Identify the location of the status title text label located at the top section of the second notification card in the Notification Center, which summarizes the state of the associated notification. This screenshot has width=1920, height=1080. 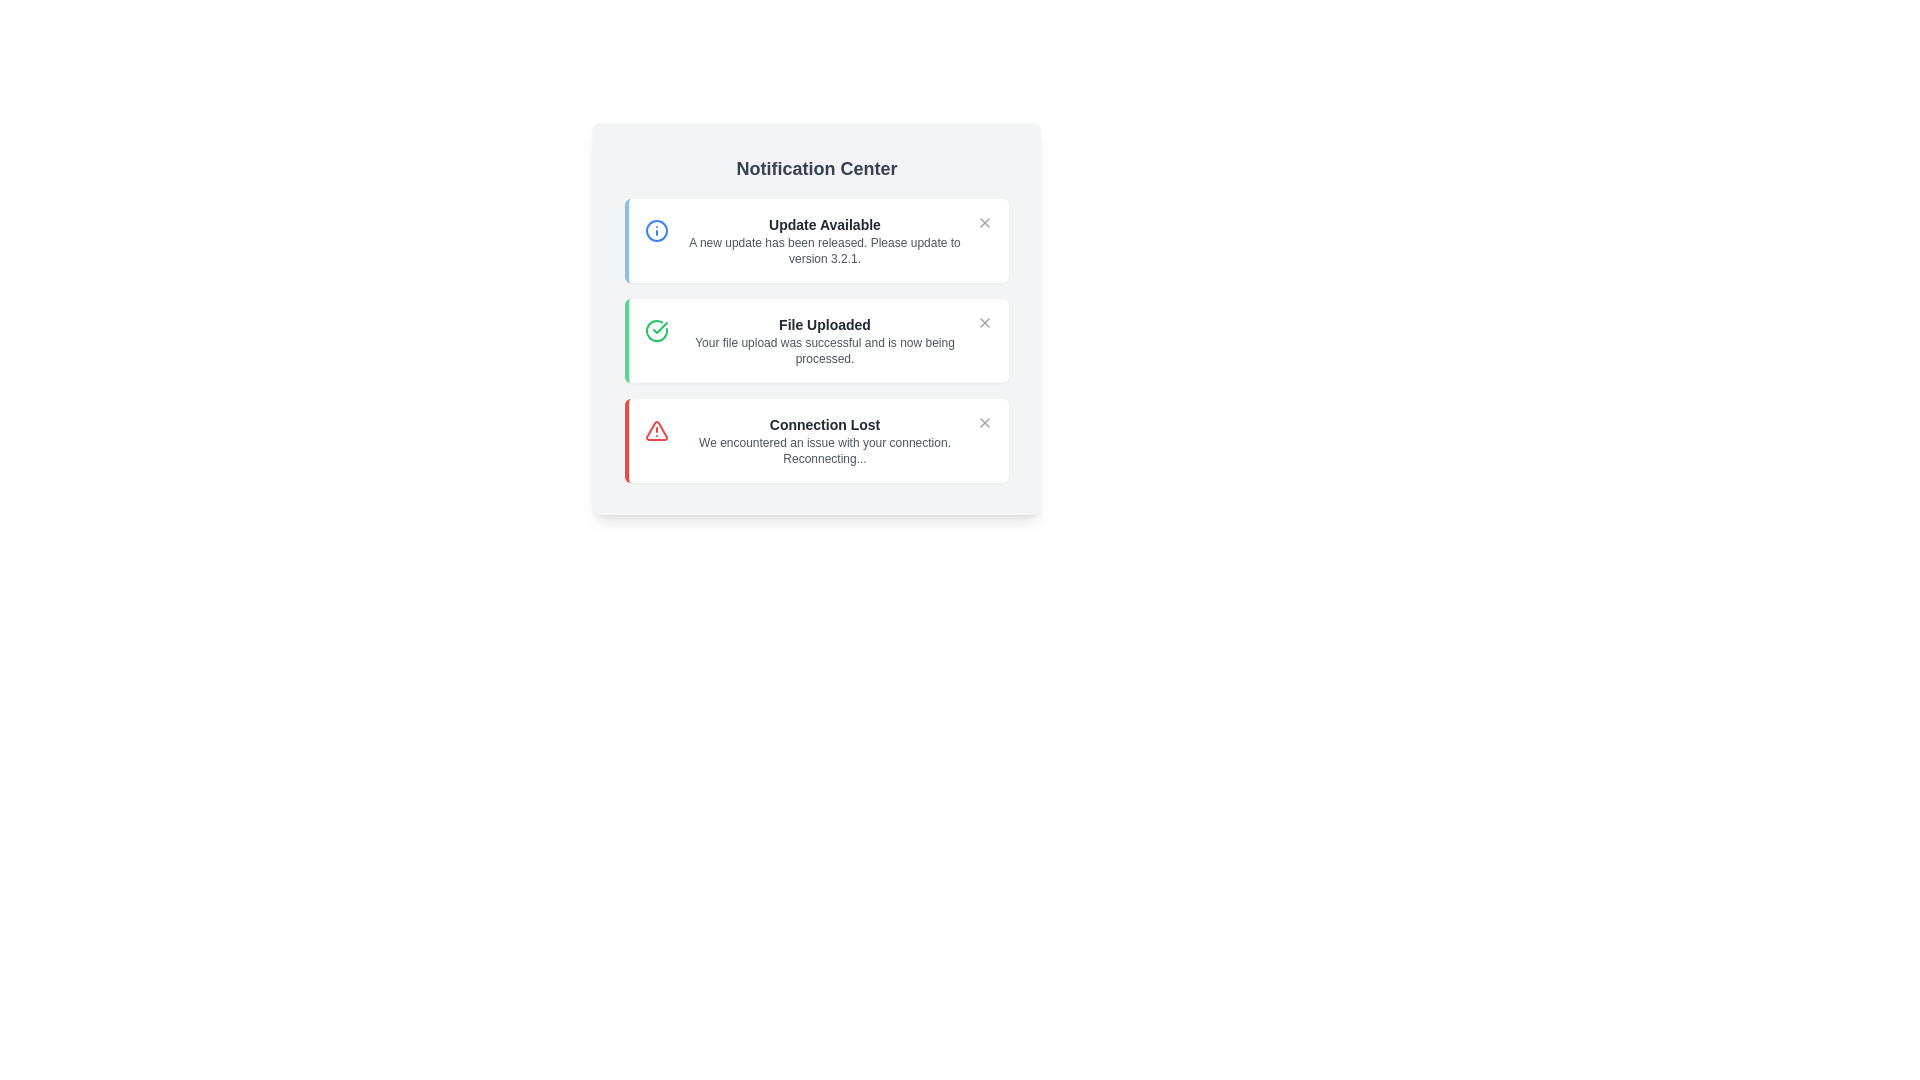
(825, 323).